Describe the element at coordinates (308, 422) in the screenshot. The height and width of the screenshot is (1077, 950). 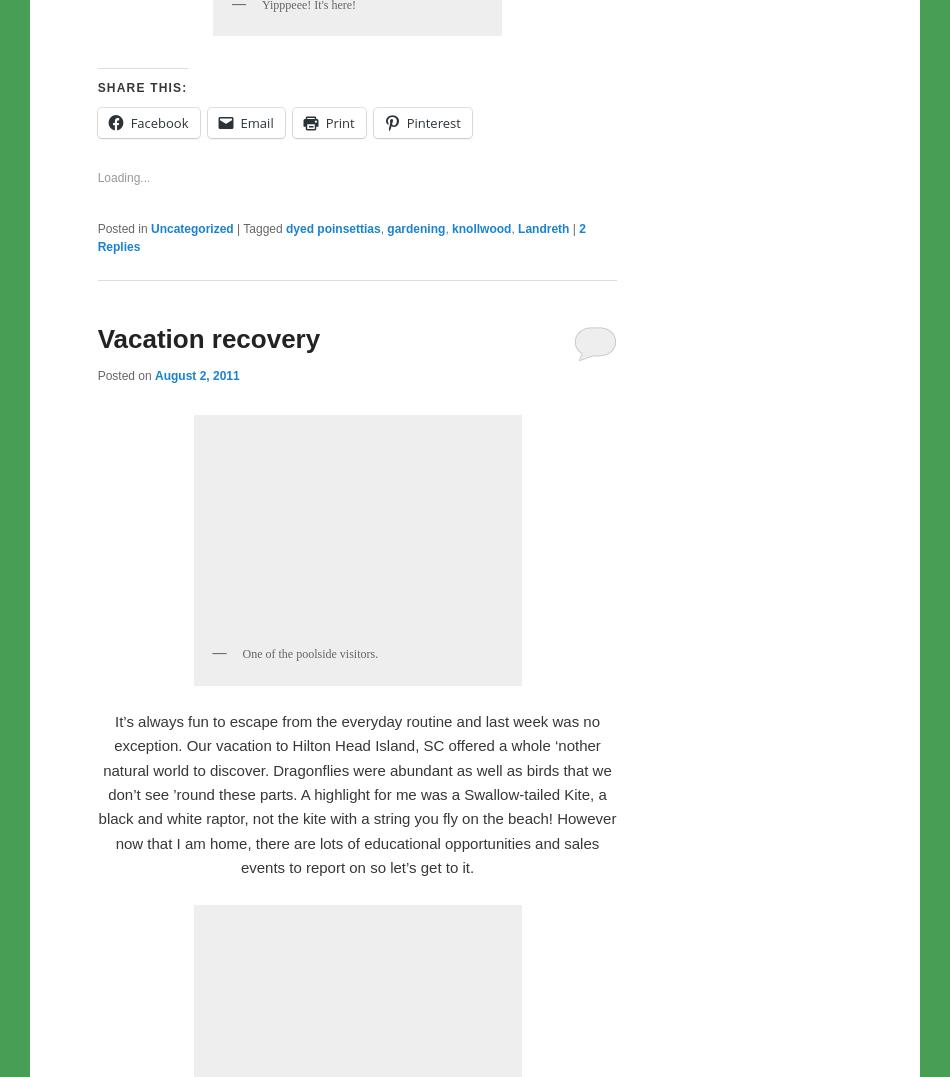
I see `'Yipppeee! It's here!'` at that location.